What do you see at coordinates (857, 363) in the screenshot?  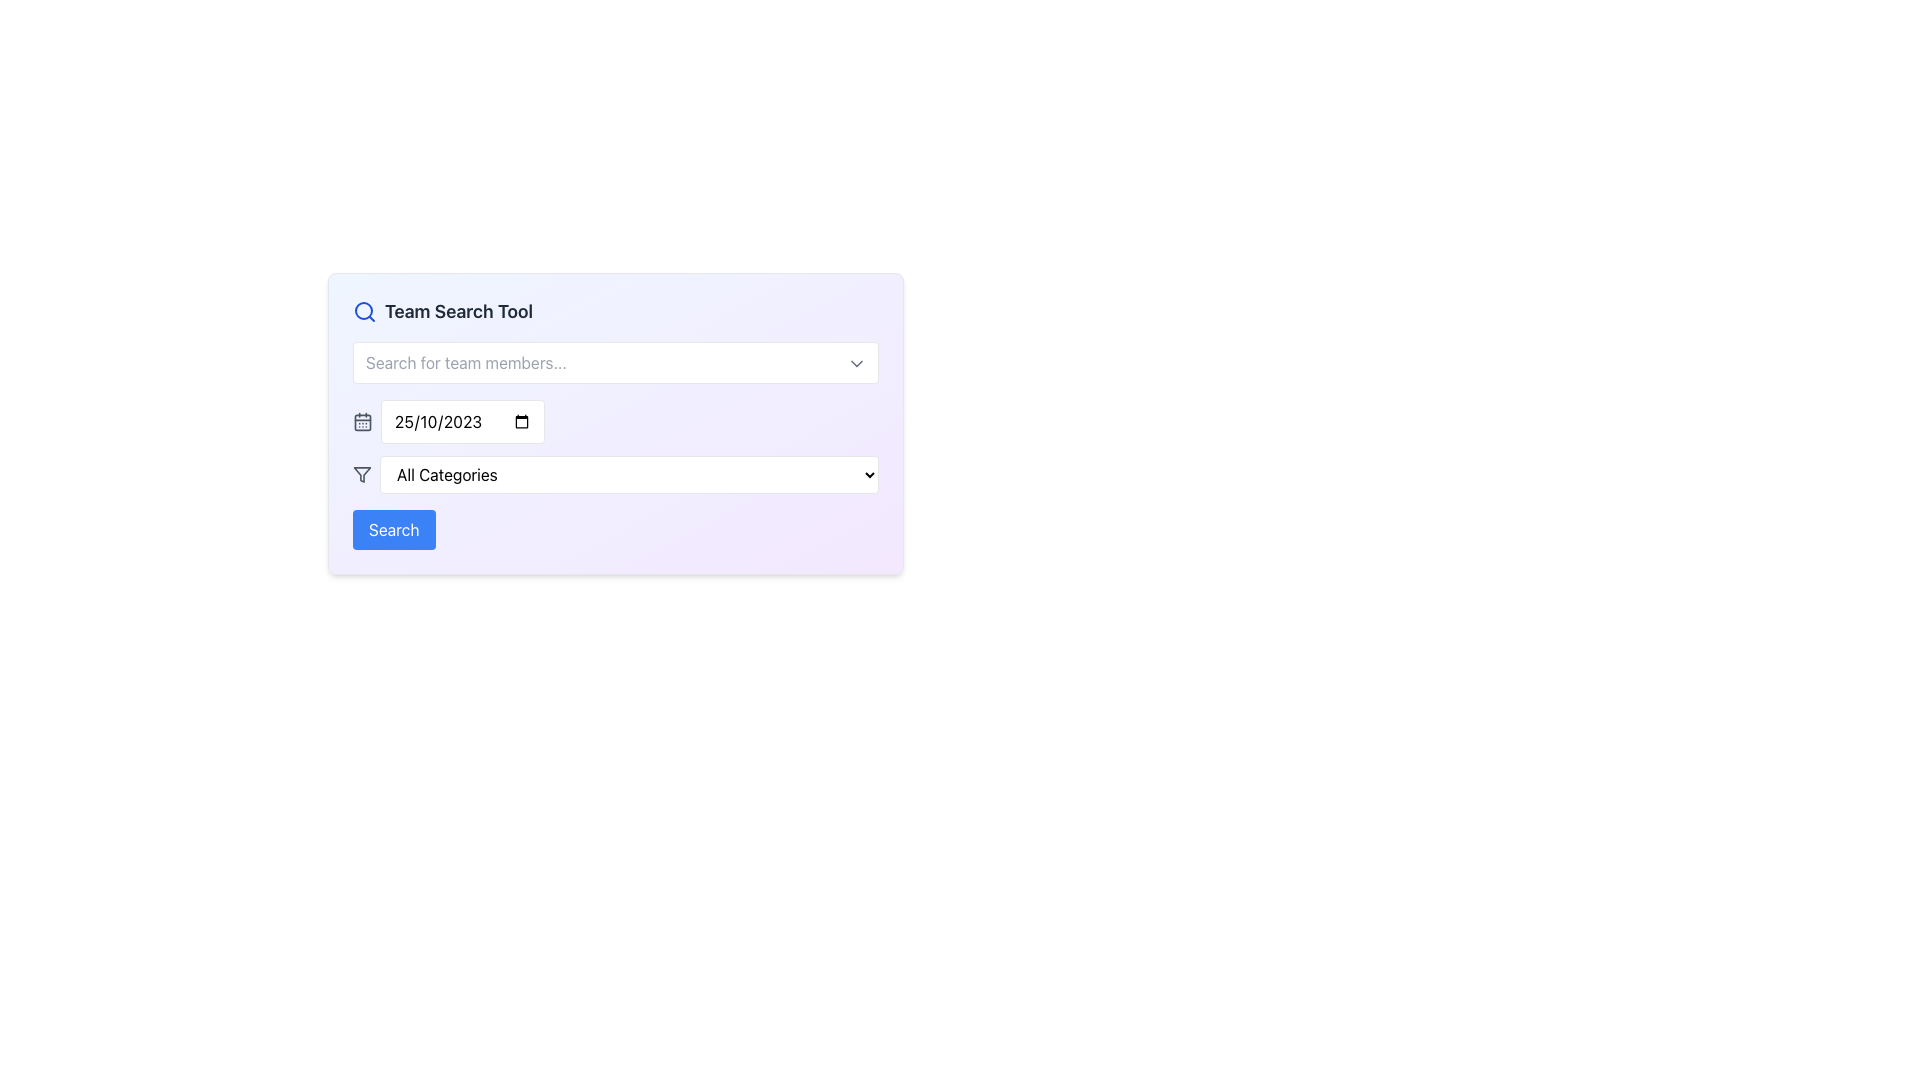 I see `the chevron icon located at the top-right of the 'Search for team members...' input field` at bounding box center [857, 363].